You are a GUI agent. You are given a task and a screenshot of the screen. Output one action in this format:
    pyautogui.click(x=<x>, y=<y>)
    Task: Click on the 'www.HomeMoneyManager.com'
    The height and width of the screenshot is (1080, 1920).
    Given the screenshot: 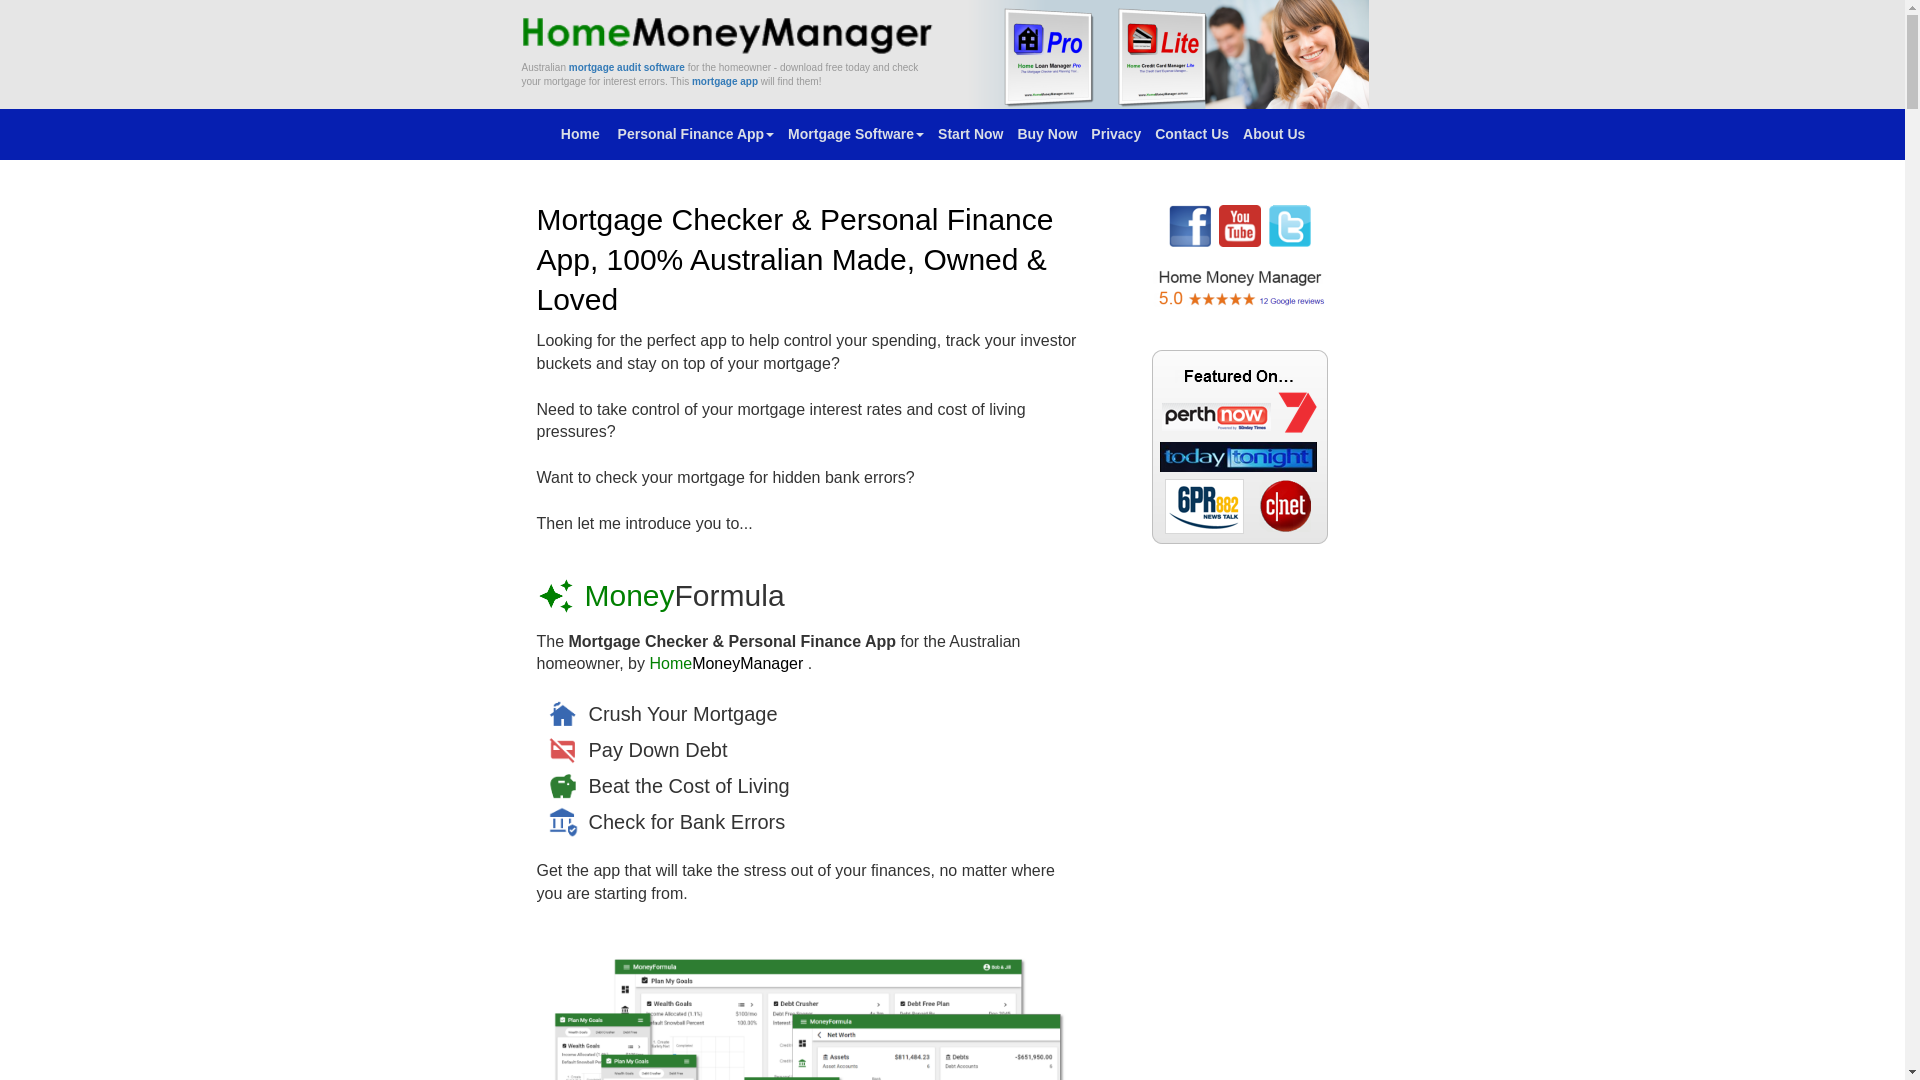 What is the action you would take?
    pyautogui.click(x=728, y=33)
    